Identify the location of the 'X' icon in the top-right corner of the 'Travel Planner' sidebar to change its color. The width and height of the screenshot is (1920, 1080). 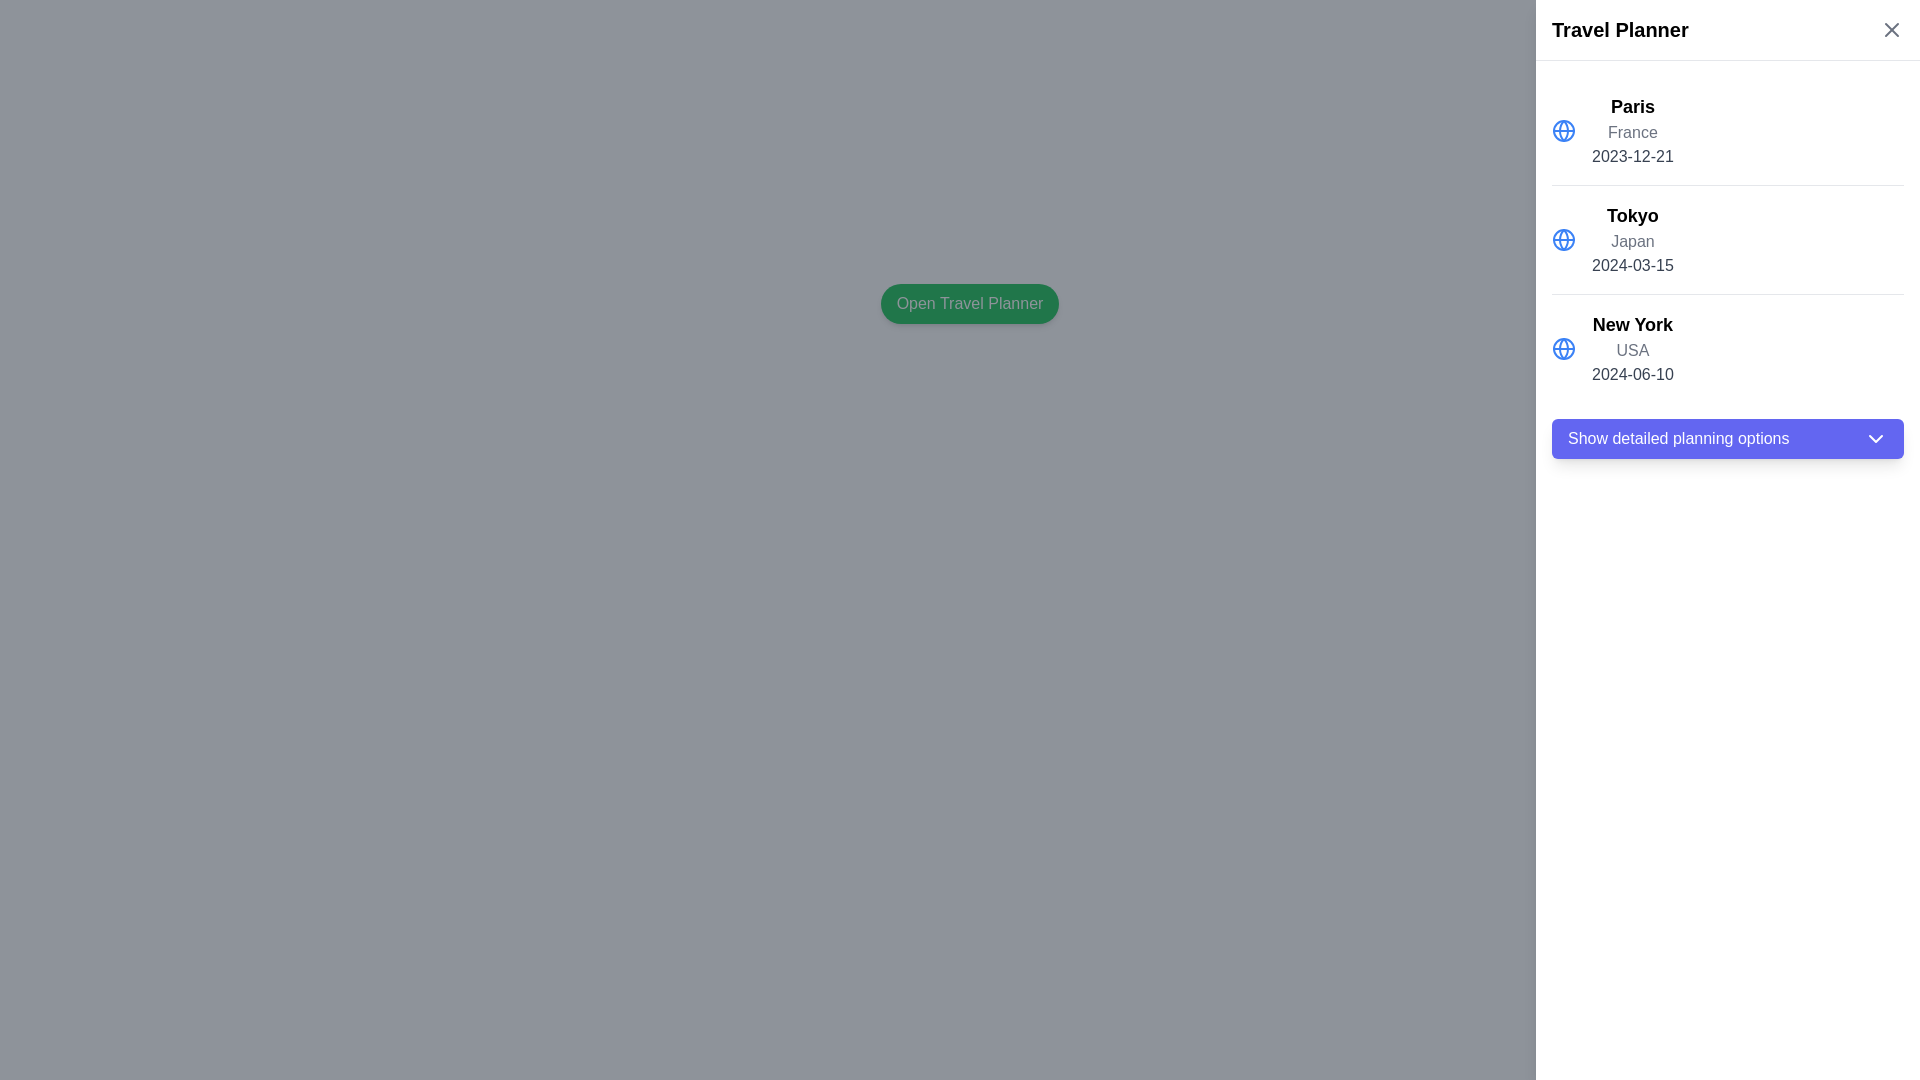
(1890, 30).